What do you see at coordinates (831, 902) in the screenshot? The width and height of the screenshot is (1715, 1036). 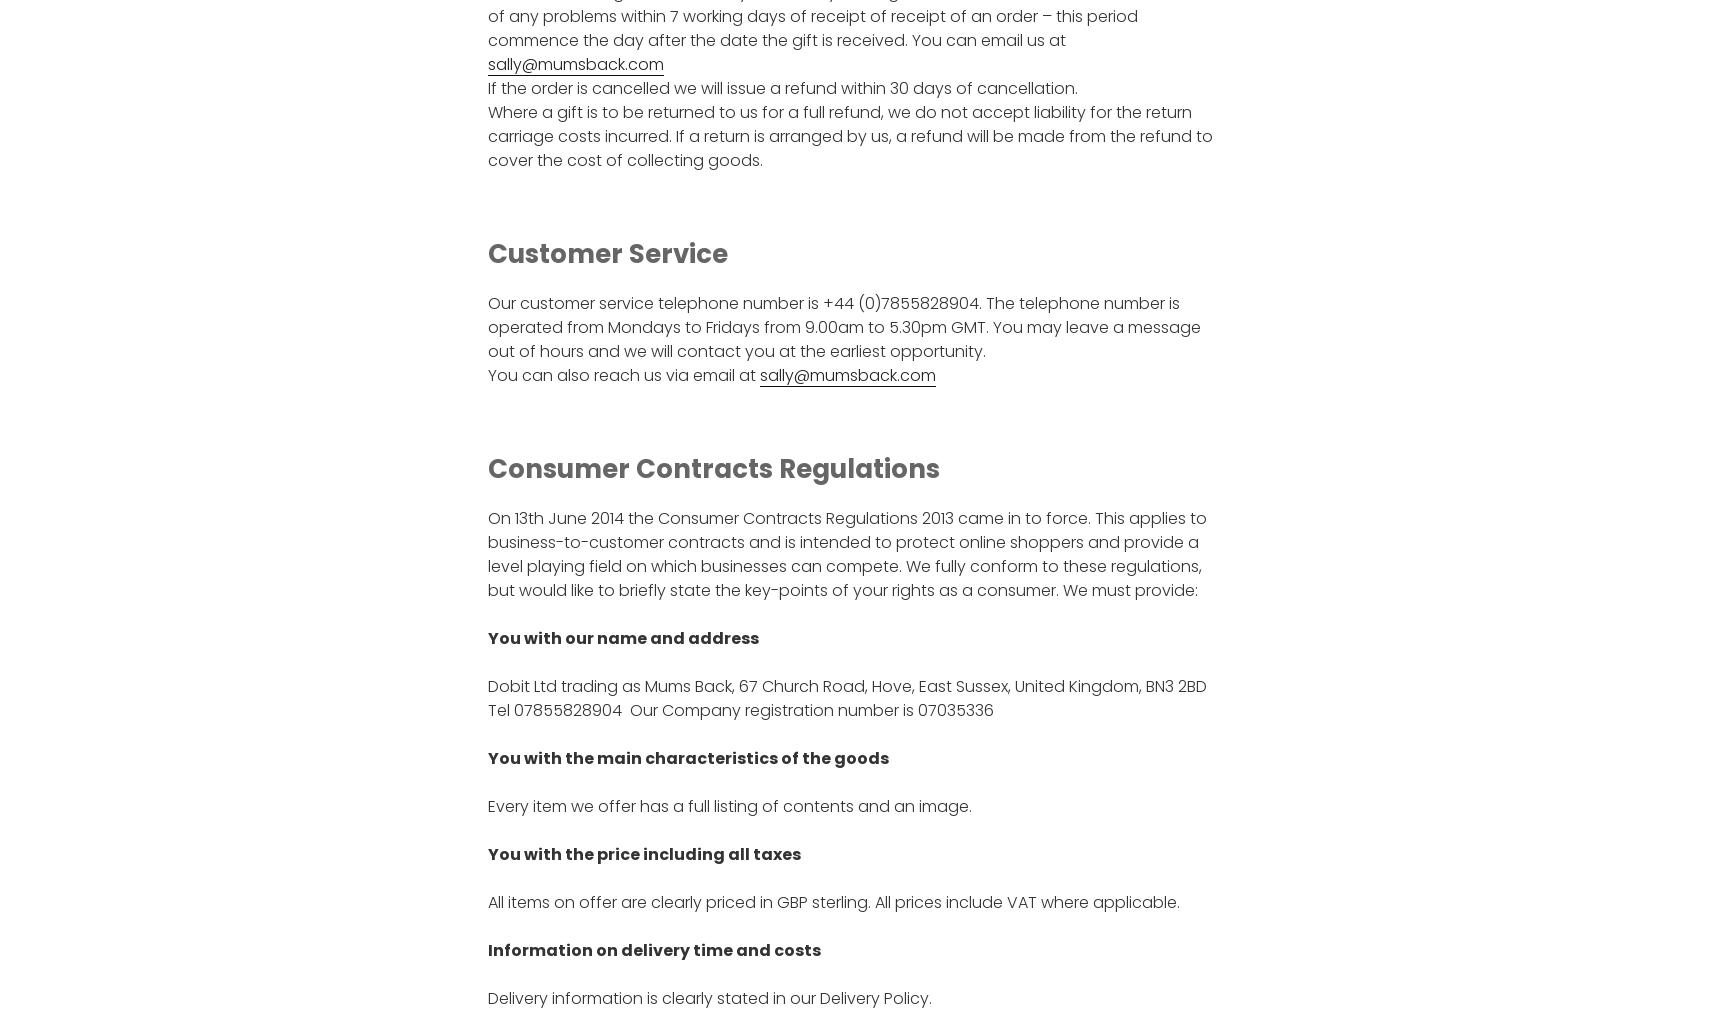 I see `'All items on offer are clearly priced in GBP sterling. All prices include VAT where applicable.'` at bounding box center [831, 902].